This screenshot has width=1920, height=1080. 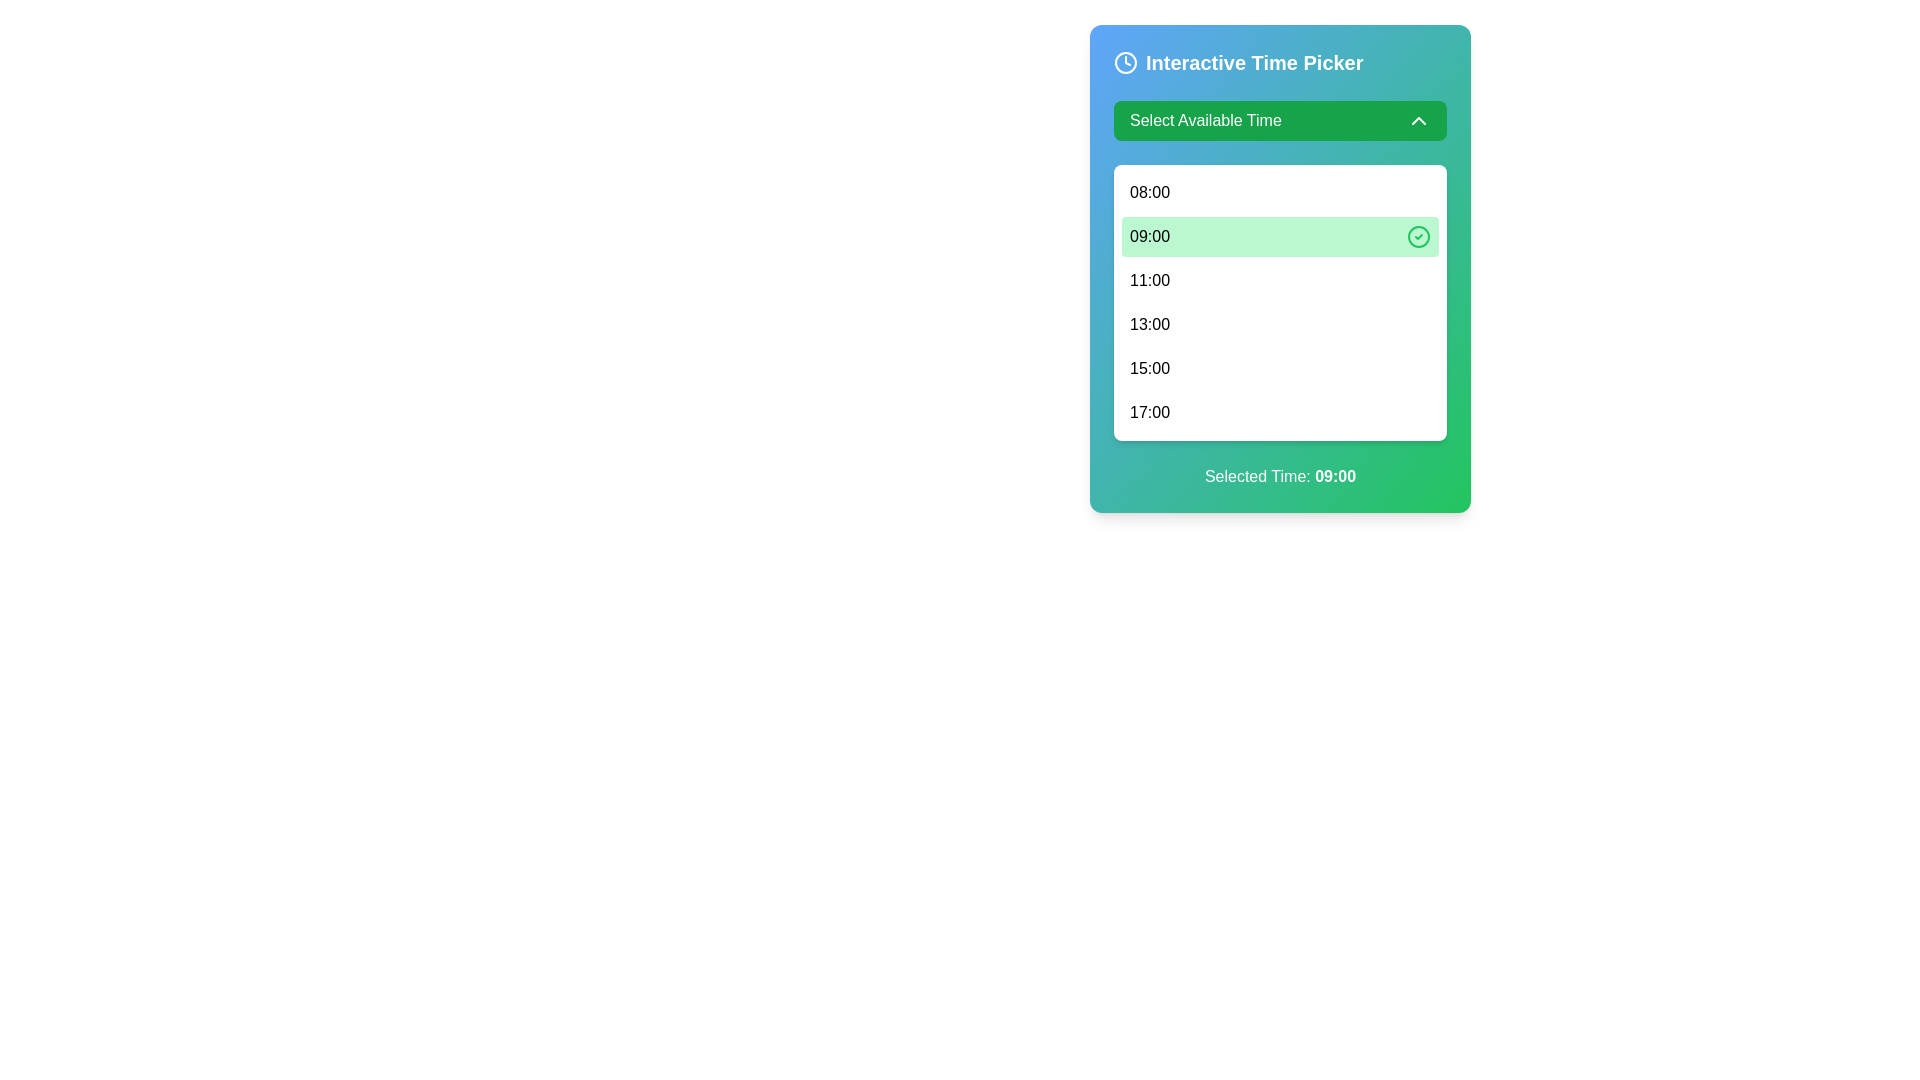 I want to click on the circular green icon with a checkmark inside, located on the right side of the '09:00' time slot, to check or uncheck the selection, so click(x=1418, y=235).